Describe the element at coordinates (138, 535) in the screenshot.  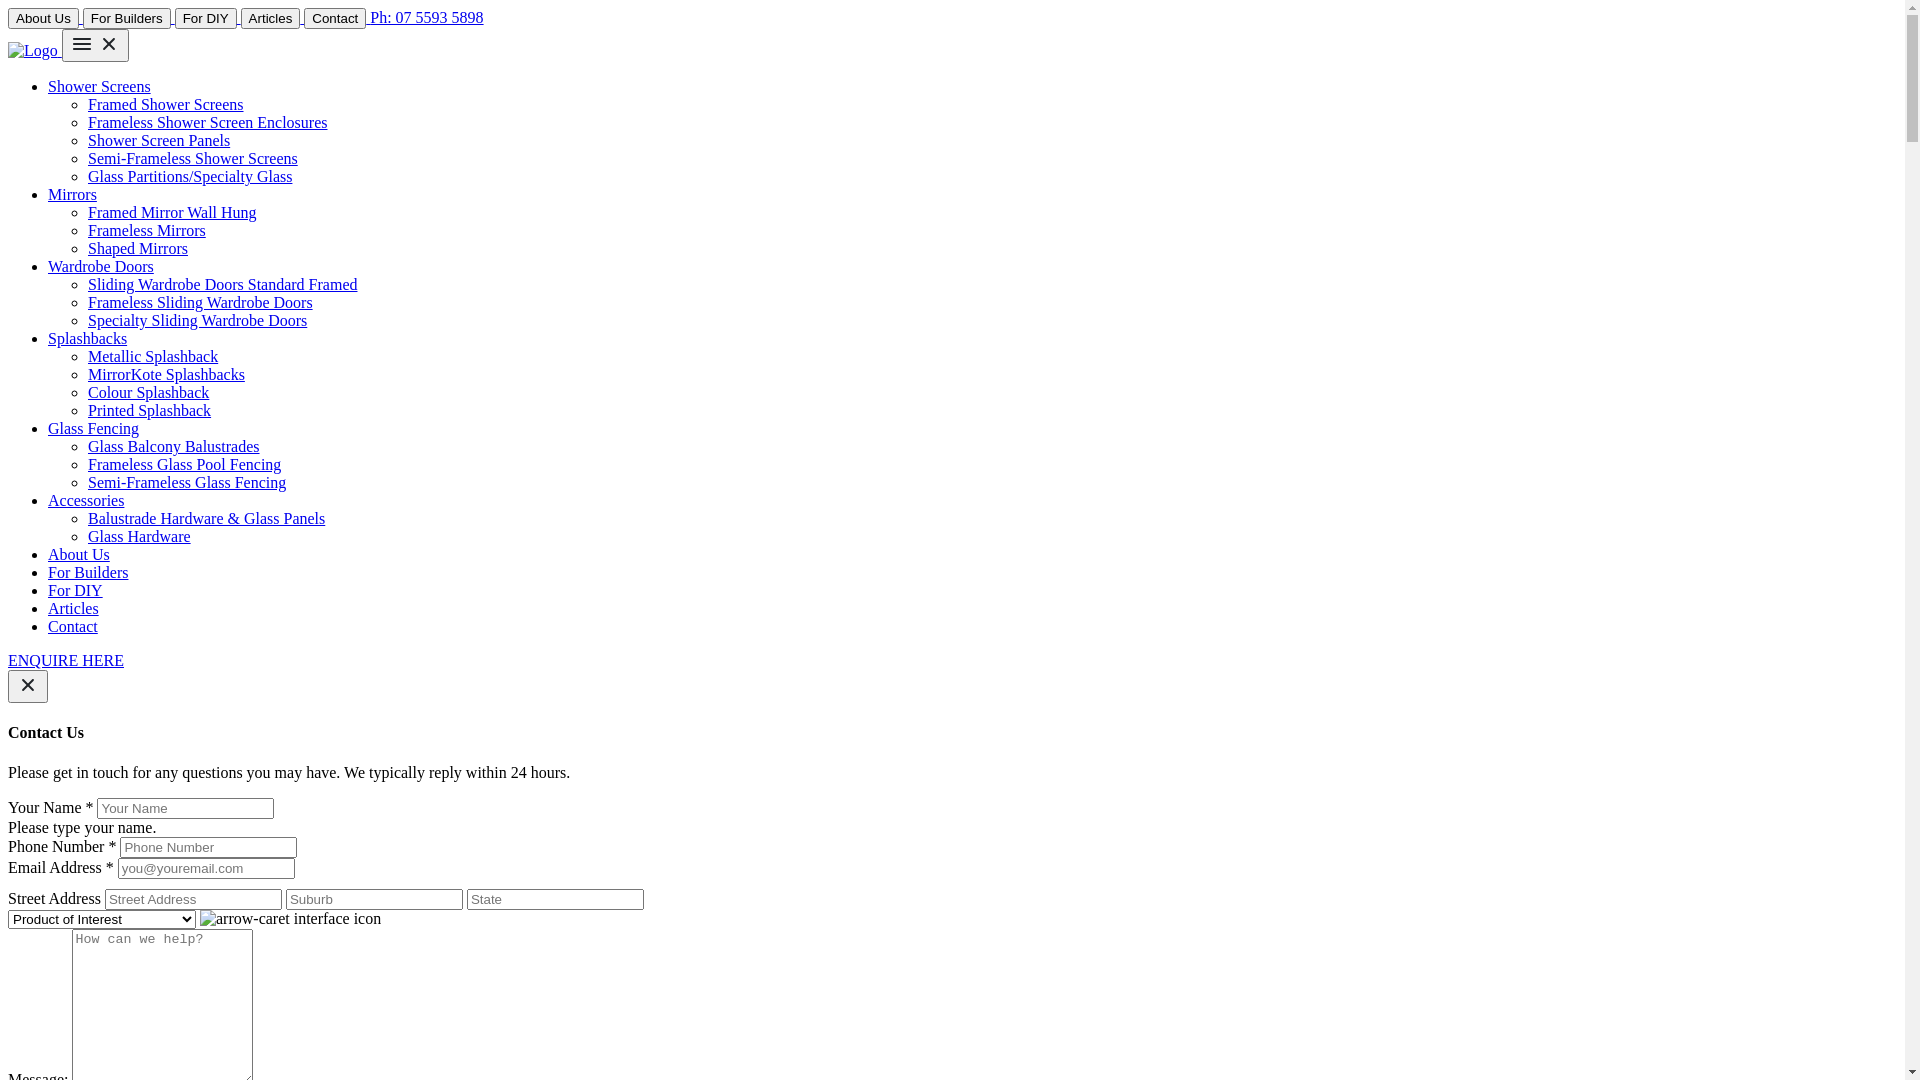
I see `'Glass Hardware'` at that location.